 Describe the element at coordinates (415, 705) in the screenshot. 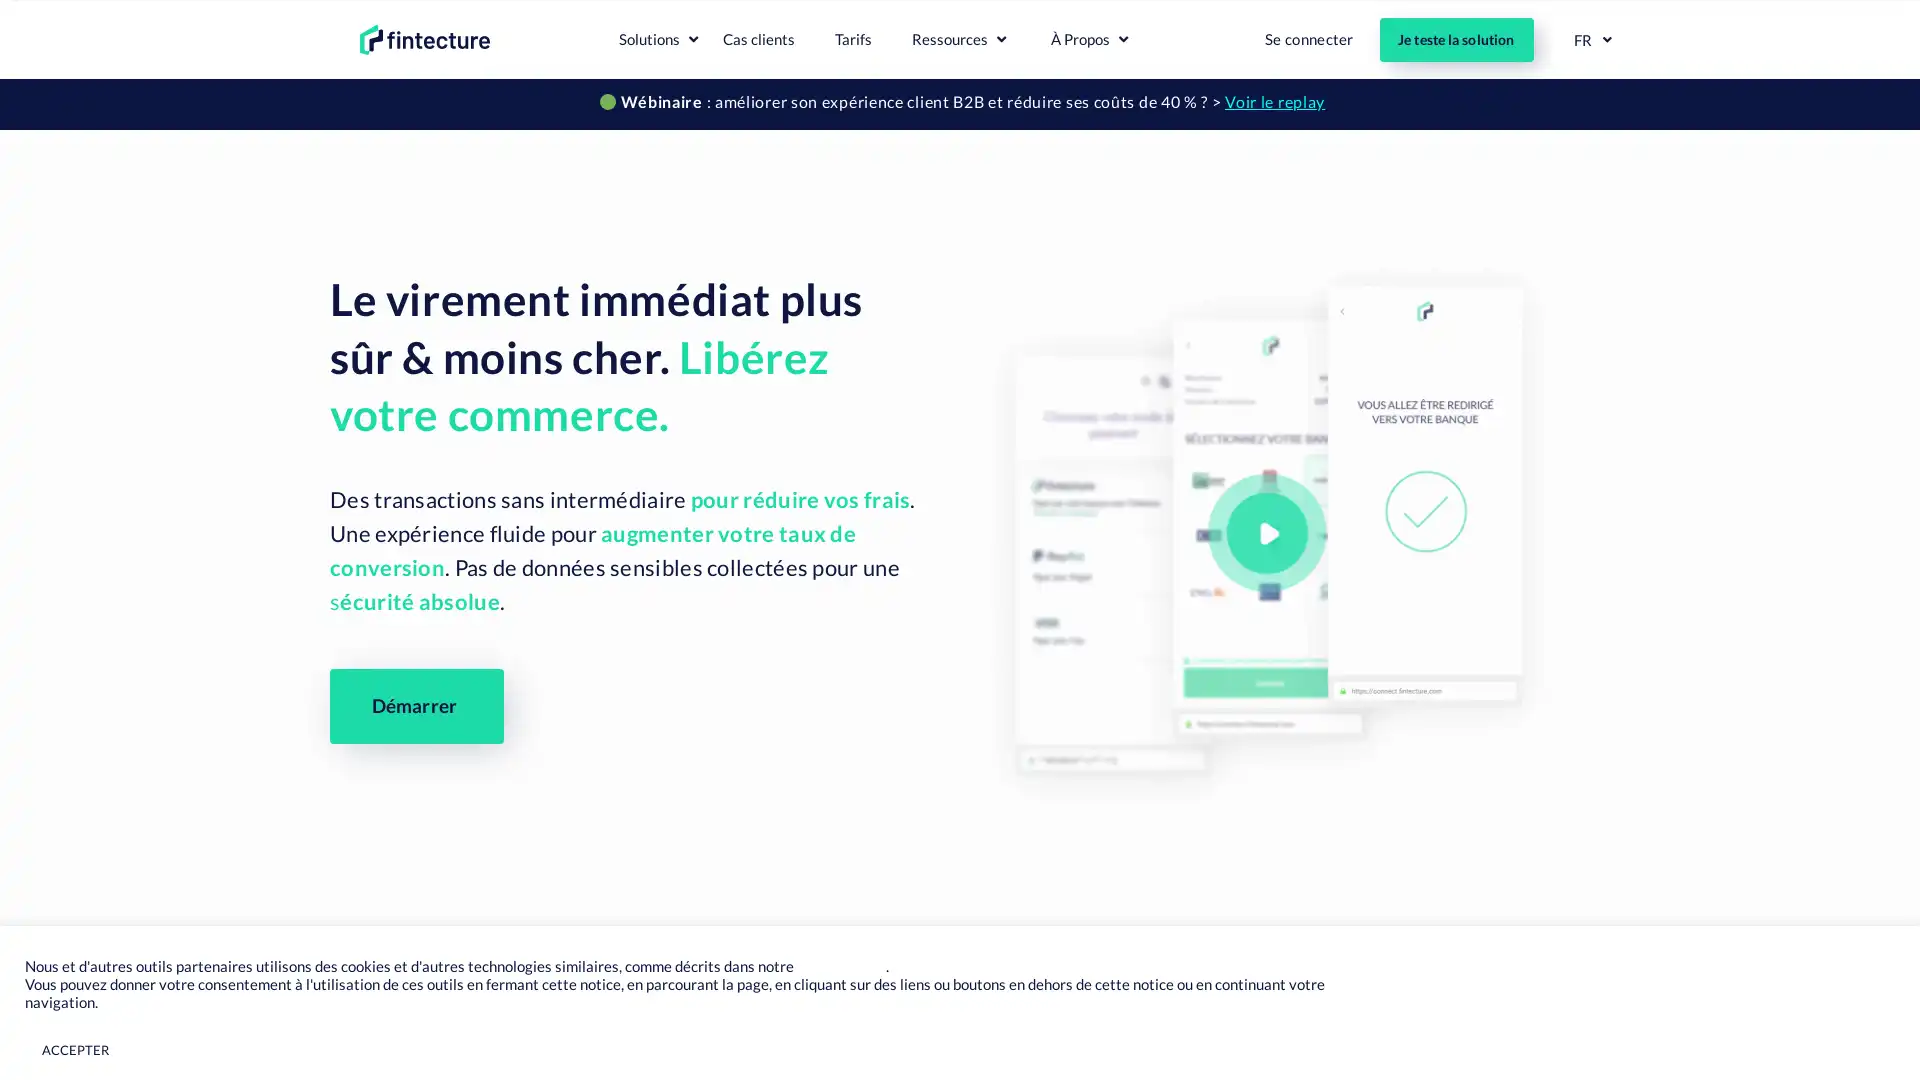

I see `Demarrer` at that location.